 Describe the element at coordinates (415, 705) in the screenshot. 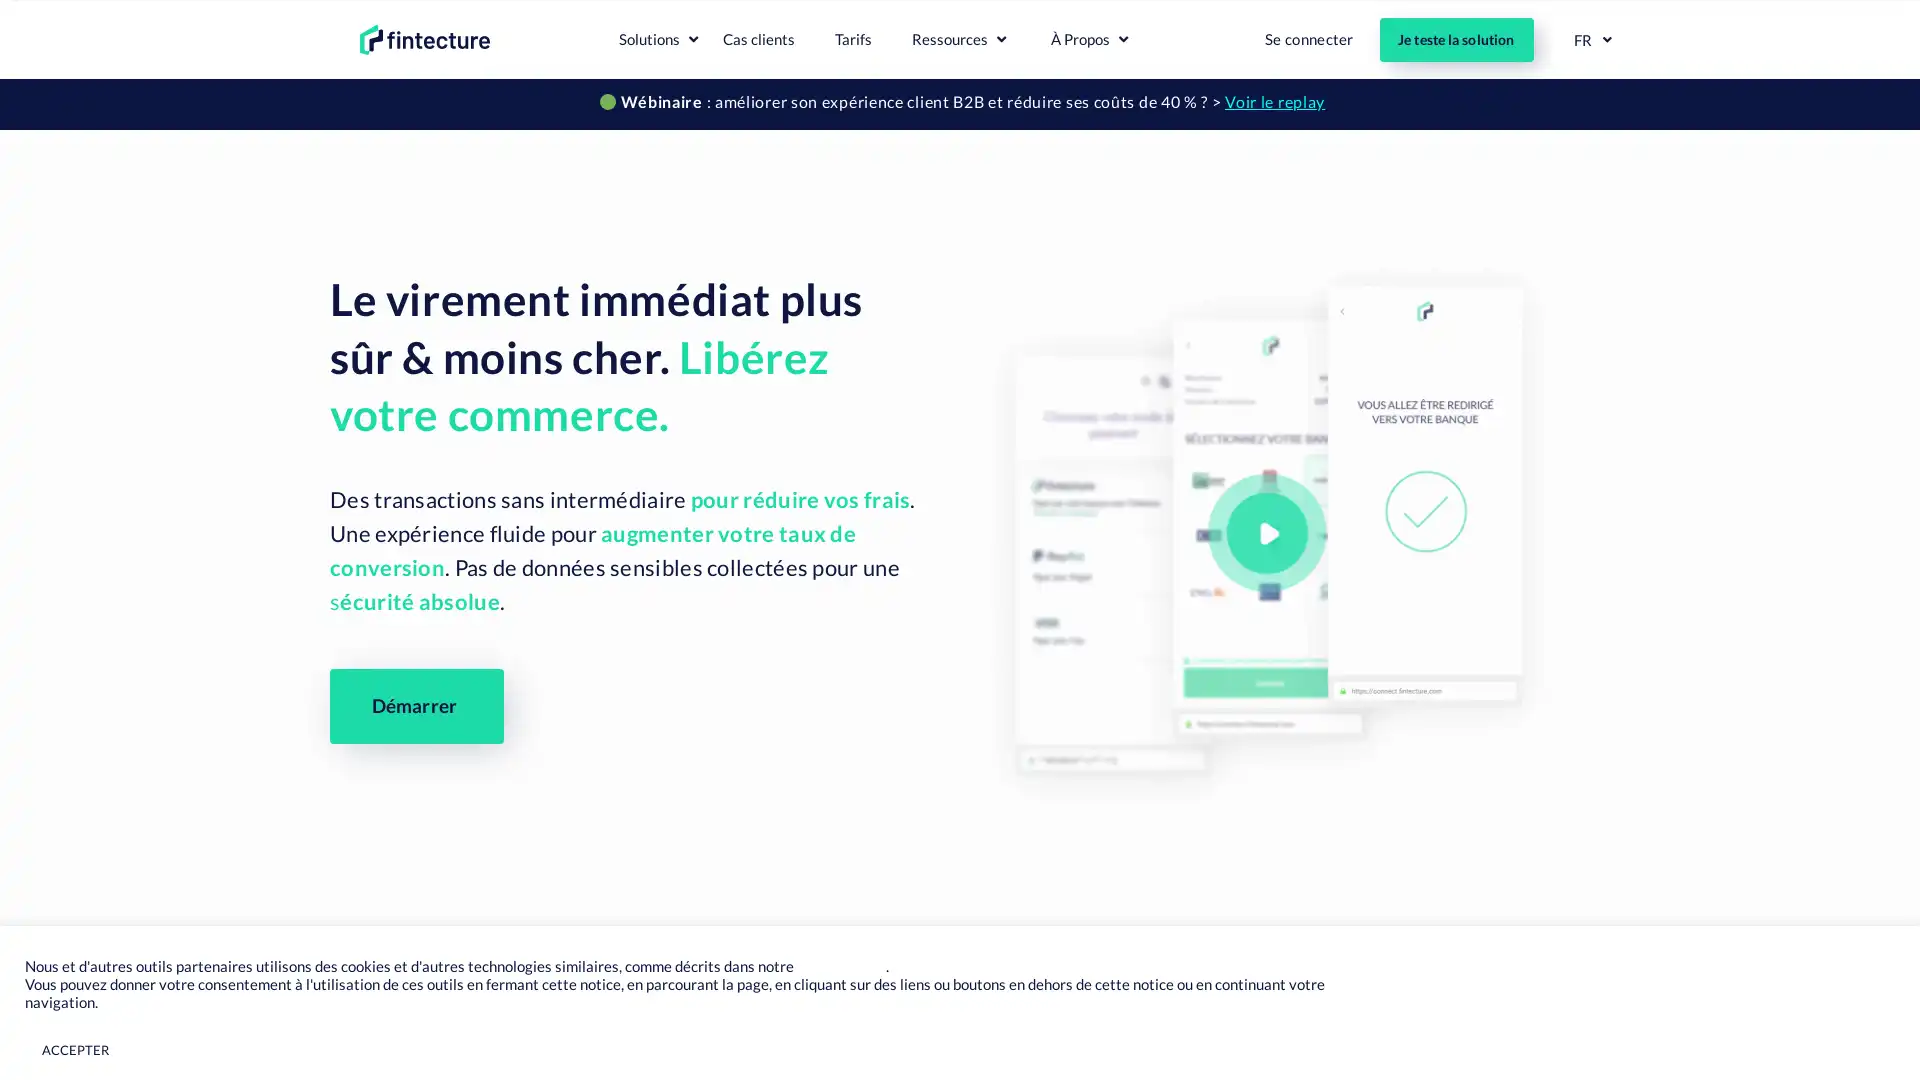

I see `Demarrer` at that location.